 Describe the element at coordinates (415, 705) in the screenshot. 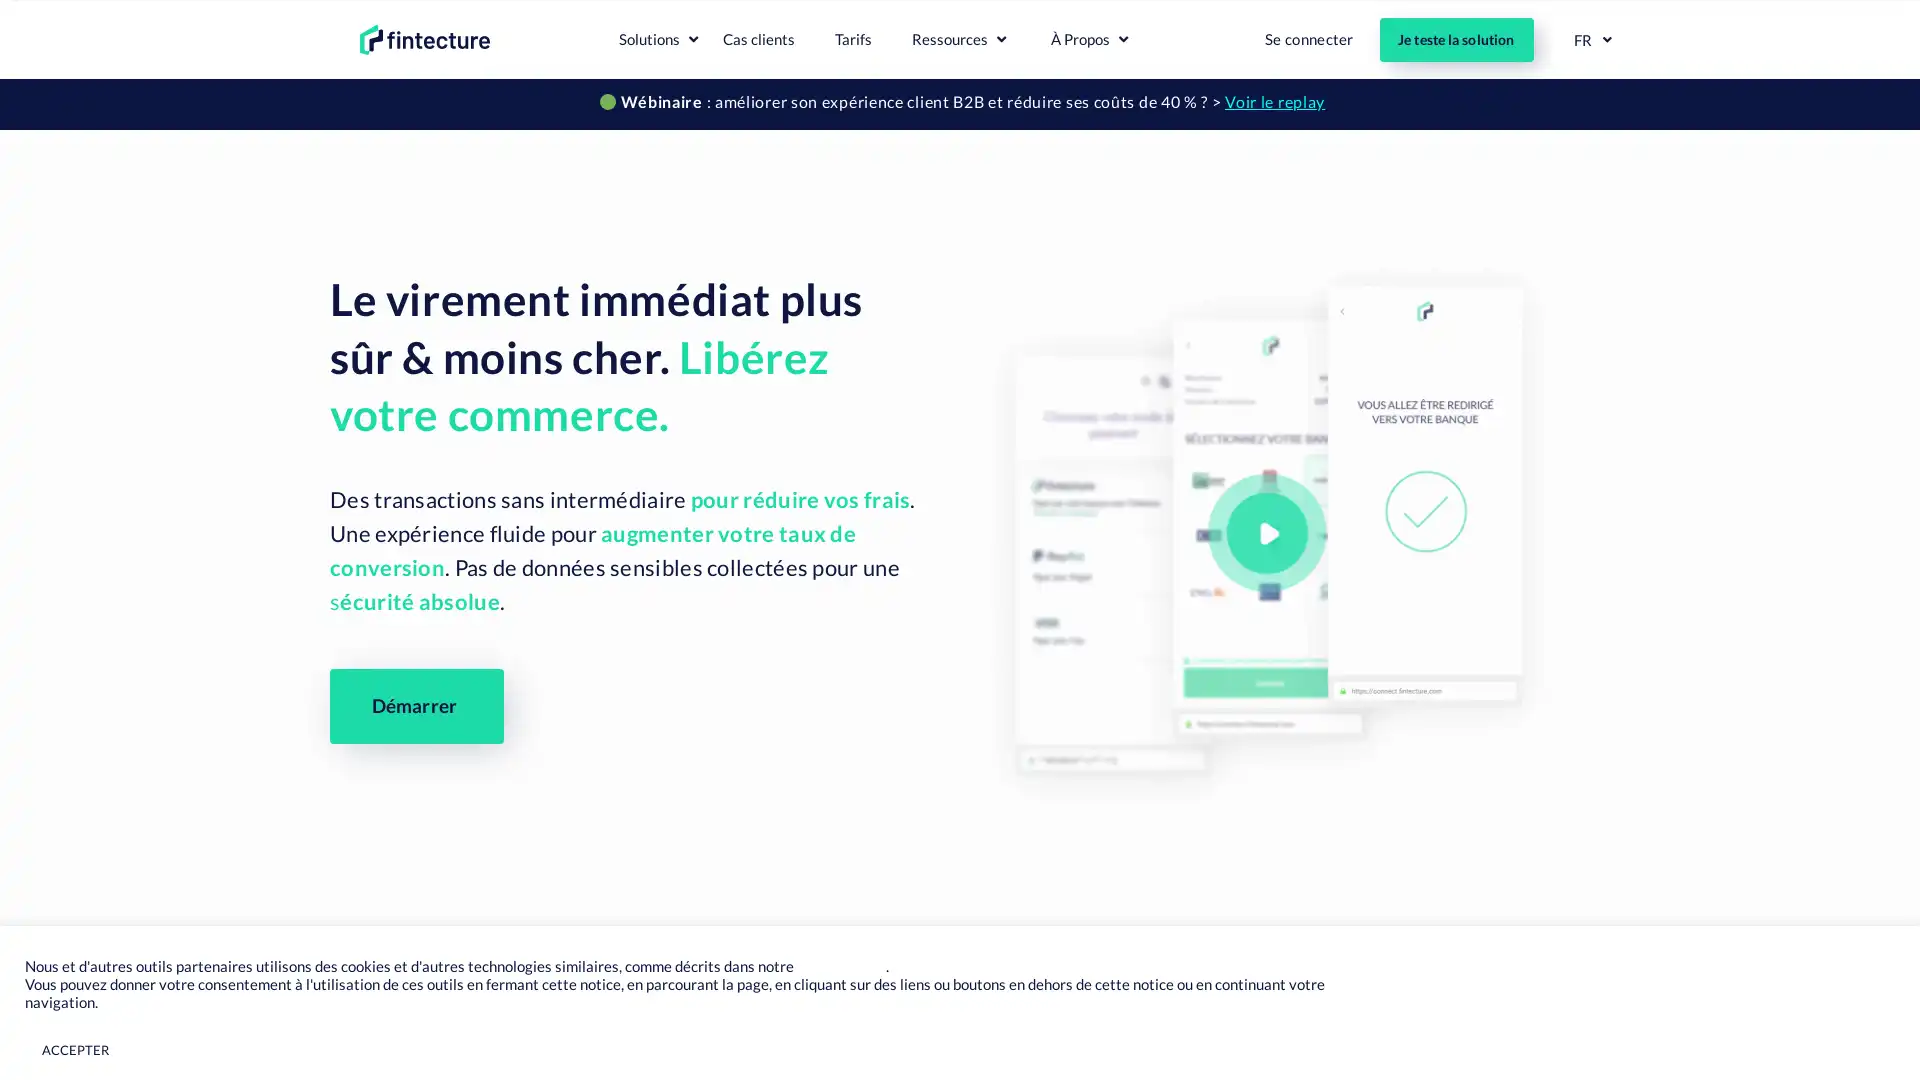

I see `Demarrer` at that location.